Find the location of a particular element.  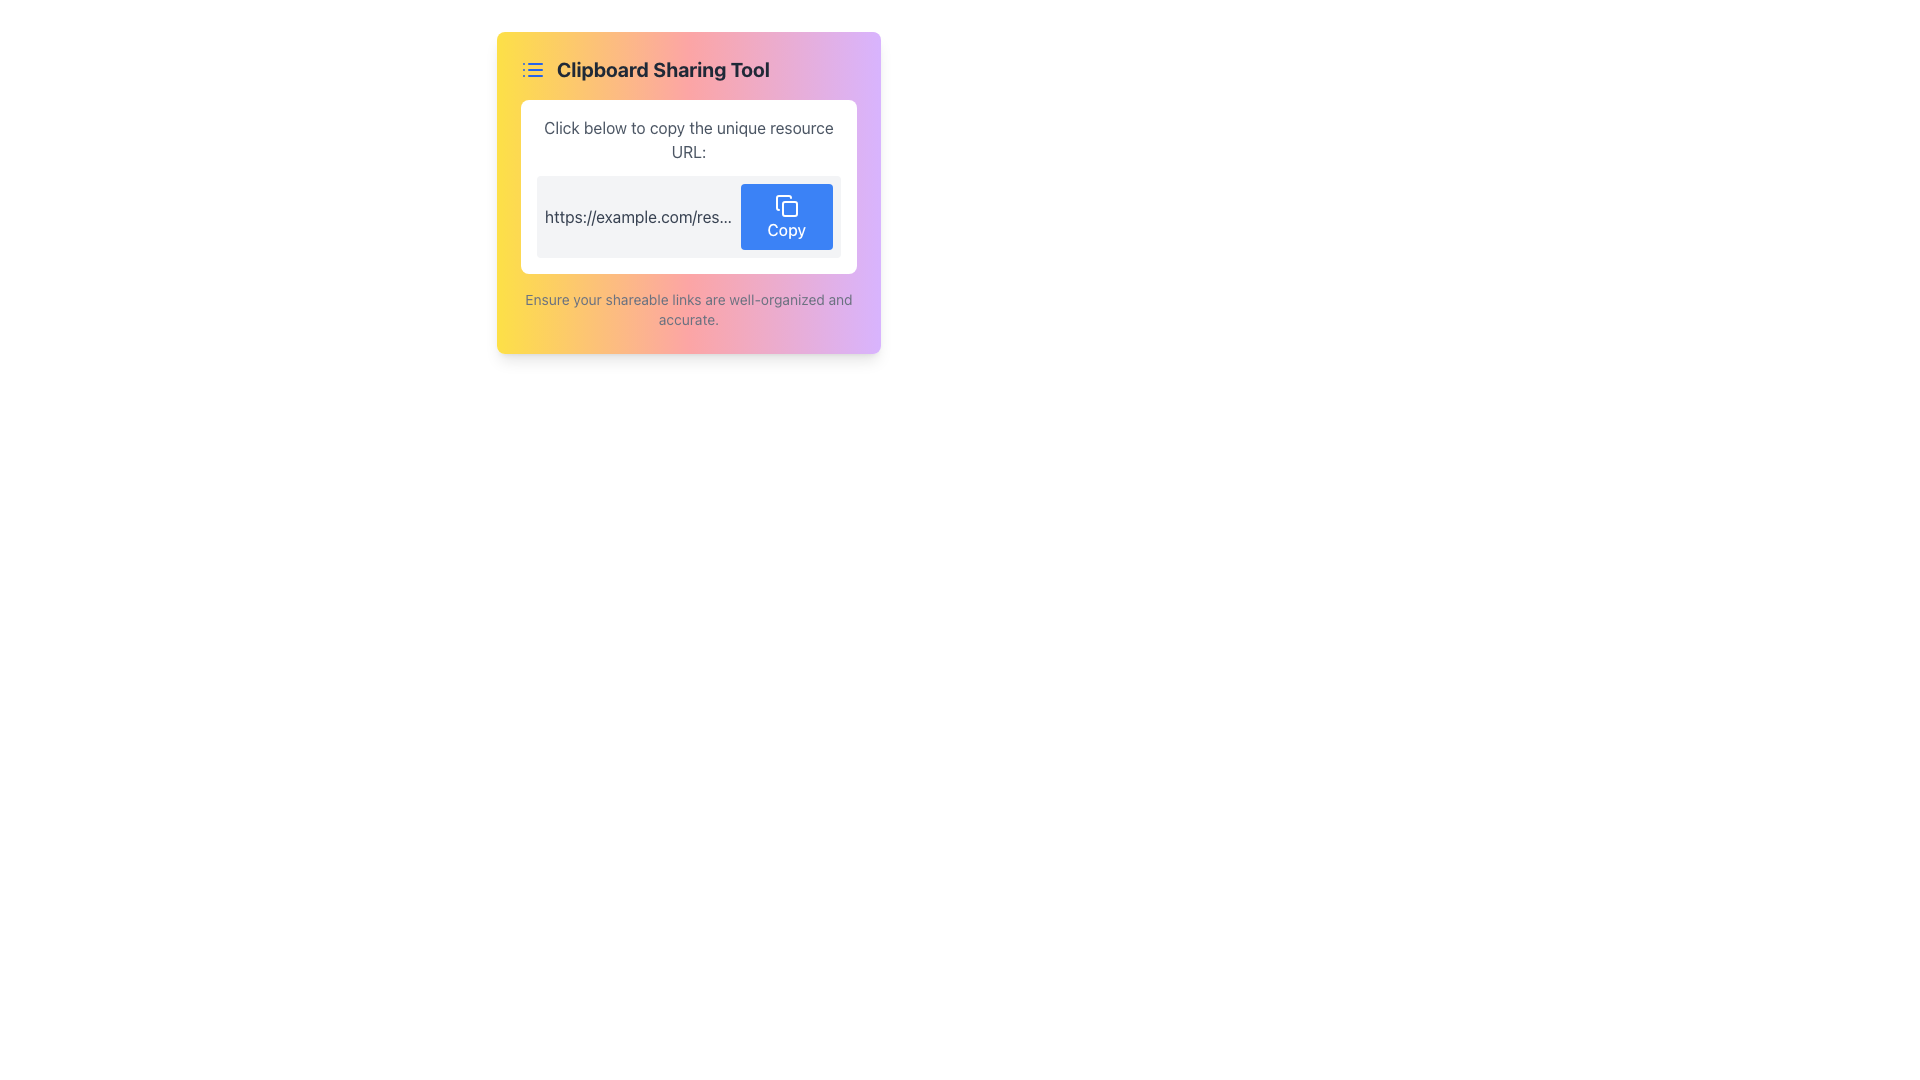

the blue list-like icon with three horizontal lines and dots, located within the header block titled 'Clipboard Sharing Tool' at the top-left of the card is located at coordinates (532, 68).